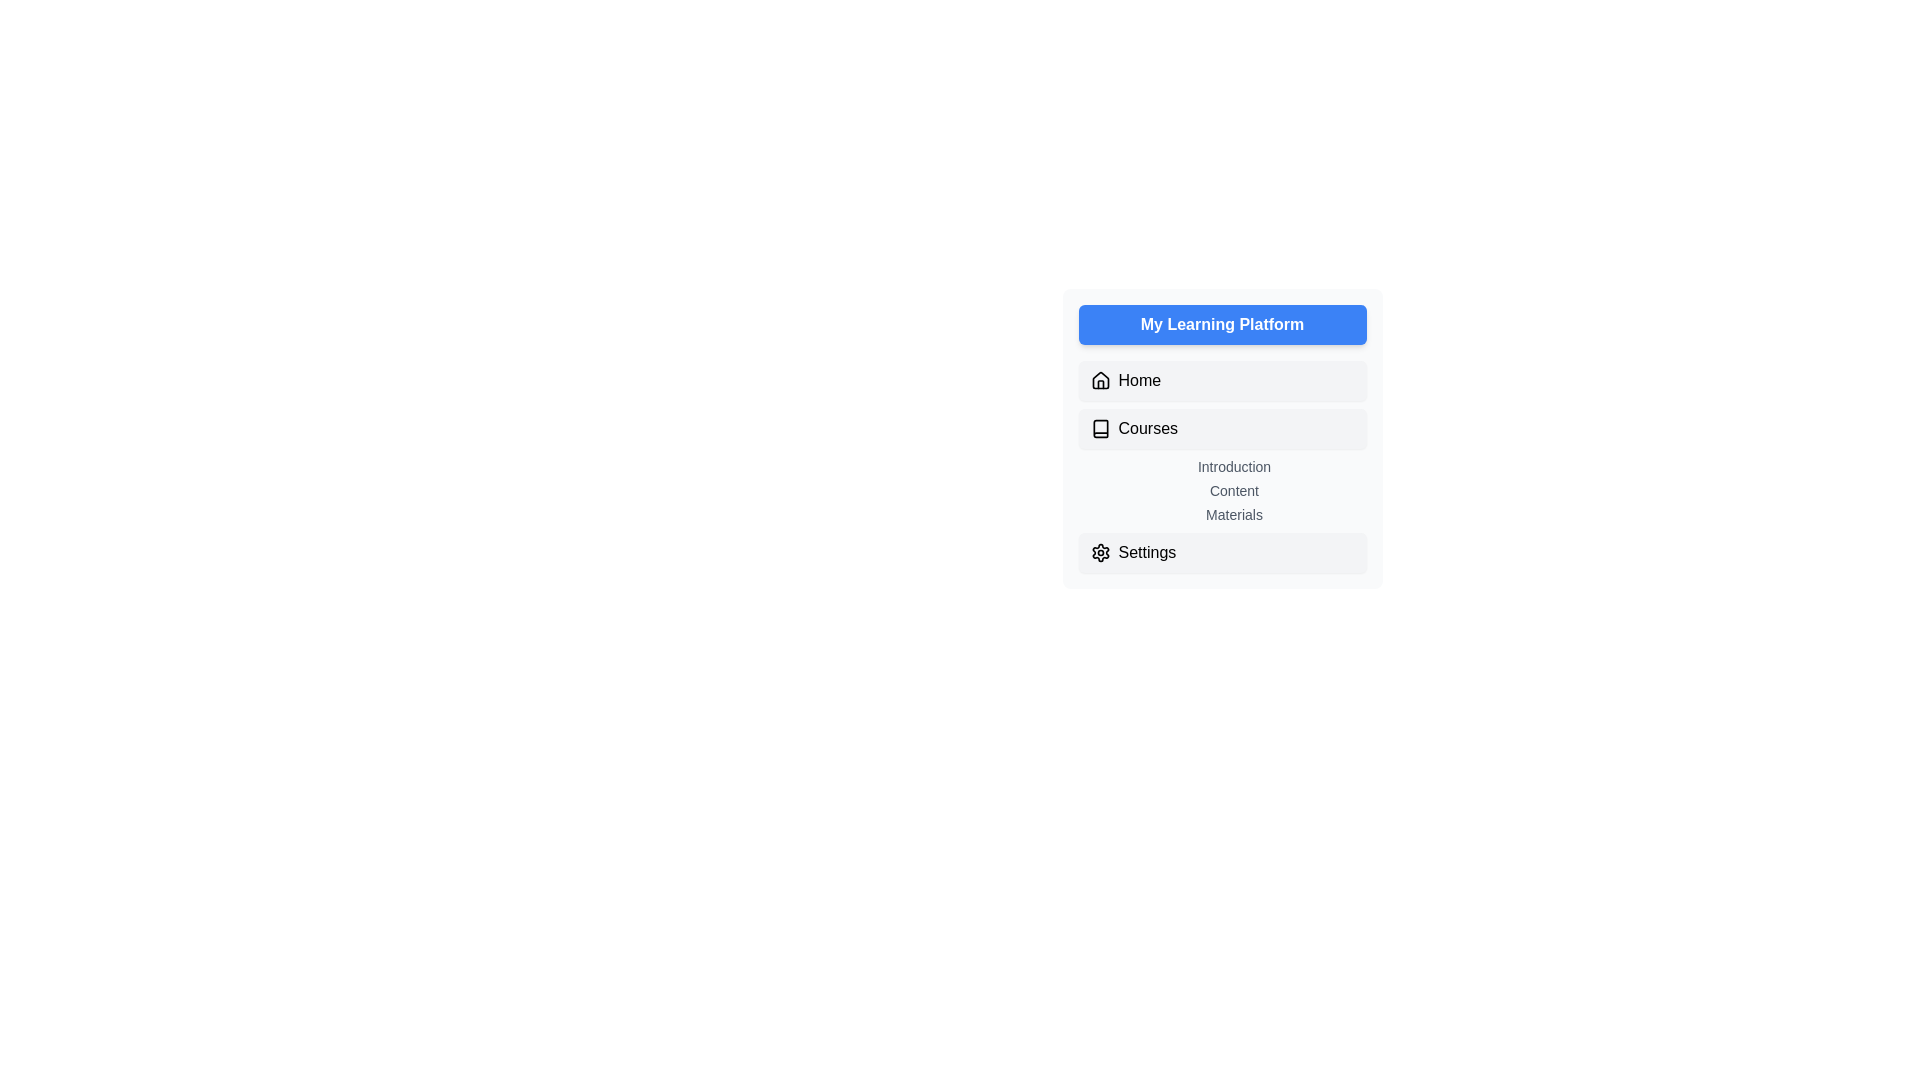 The width and height of the screenshot is (1920, 1080). What do you see at coordinates (1099, 552) in the screenshot?
I see `the gear icon, which is an SVG image styled as a black cog, positioned to the left of the 'Settings' text in the vertical navigation menu` at bounding box center [1099, 552].